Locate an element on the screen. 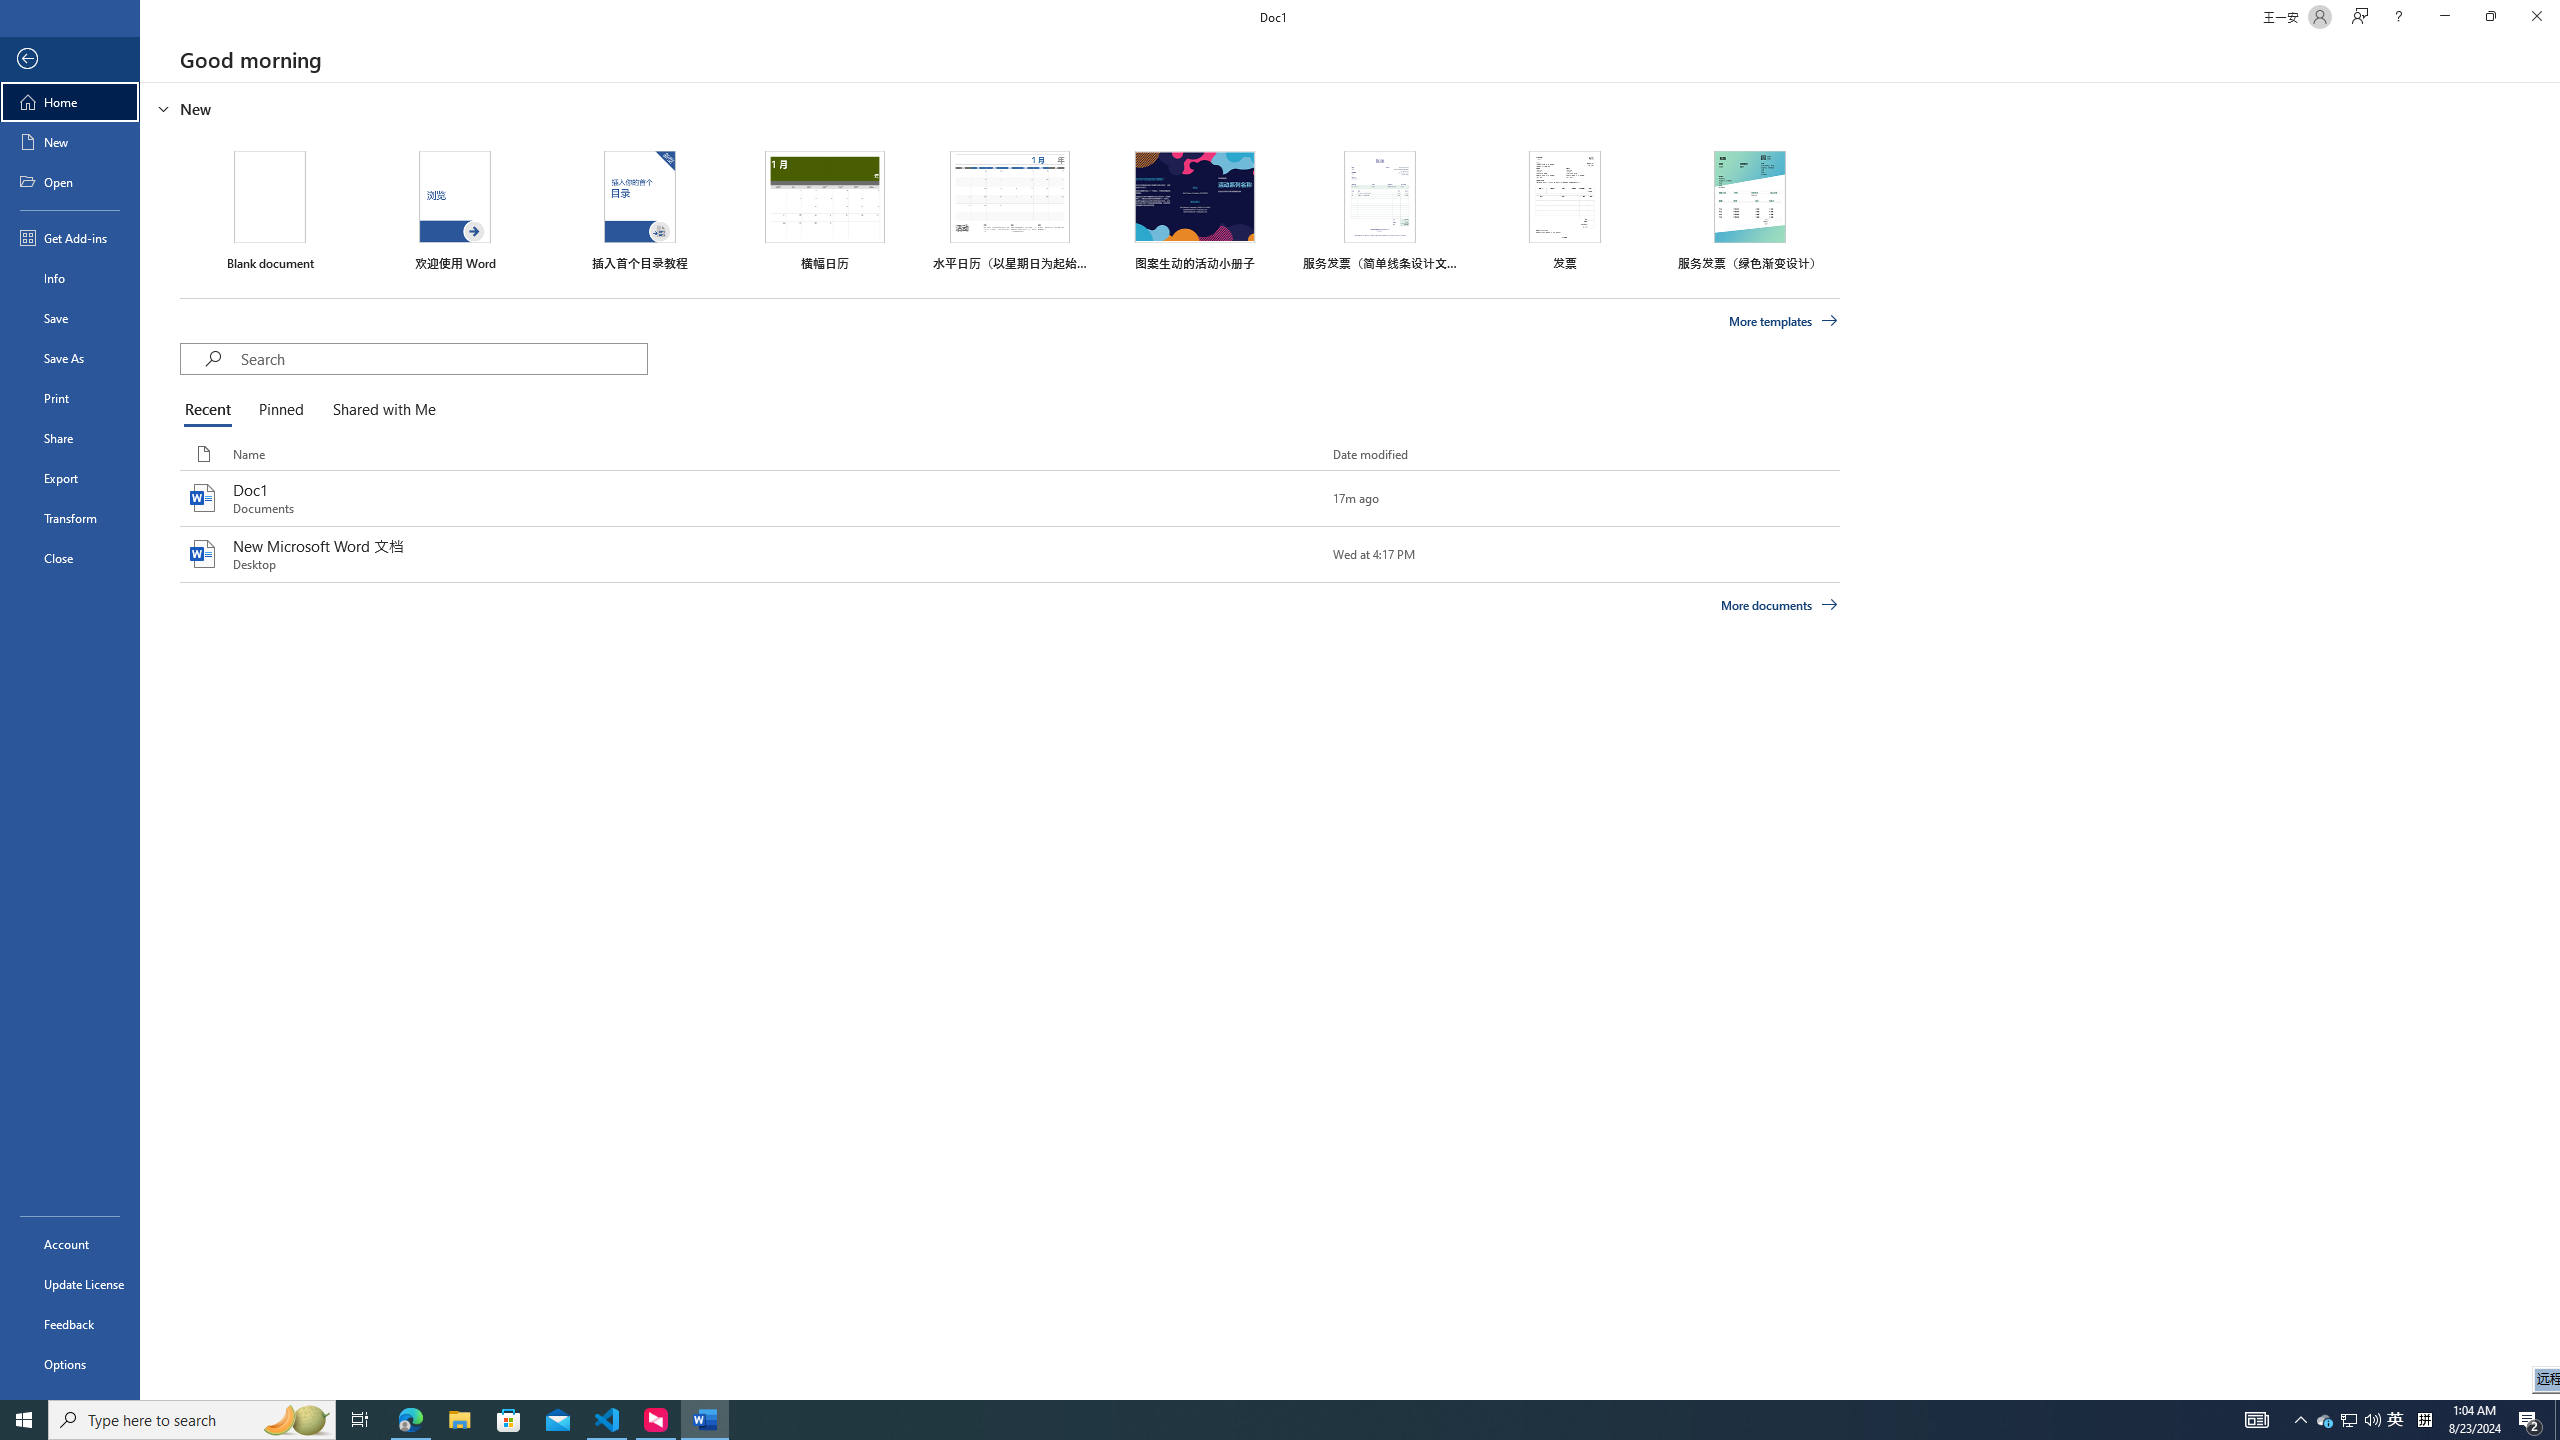  'Save As' is located at coordinates (69, 356).